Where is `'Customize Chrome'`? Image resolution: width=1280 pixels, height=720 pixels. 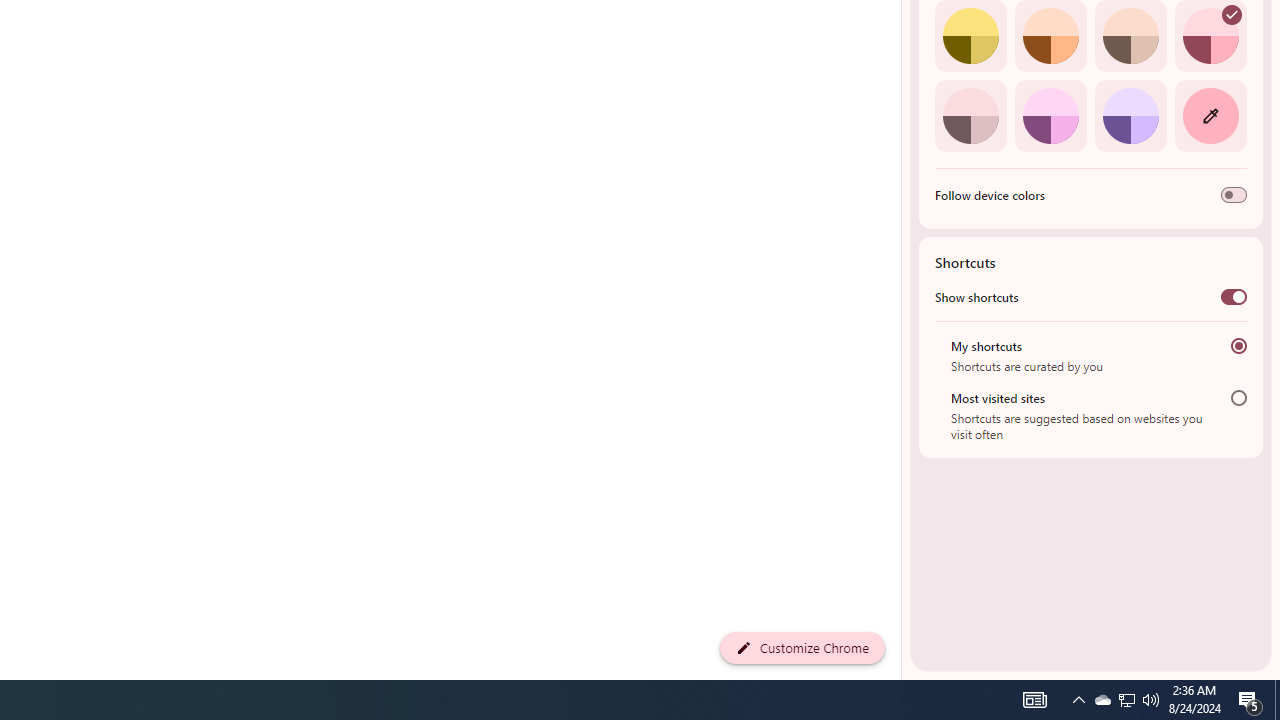
'Customize Chrome' is located at coordinates (801, 648).